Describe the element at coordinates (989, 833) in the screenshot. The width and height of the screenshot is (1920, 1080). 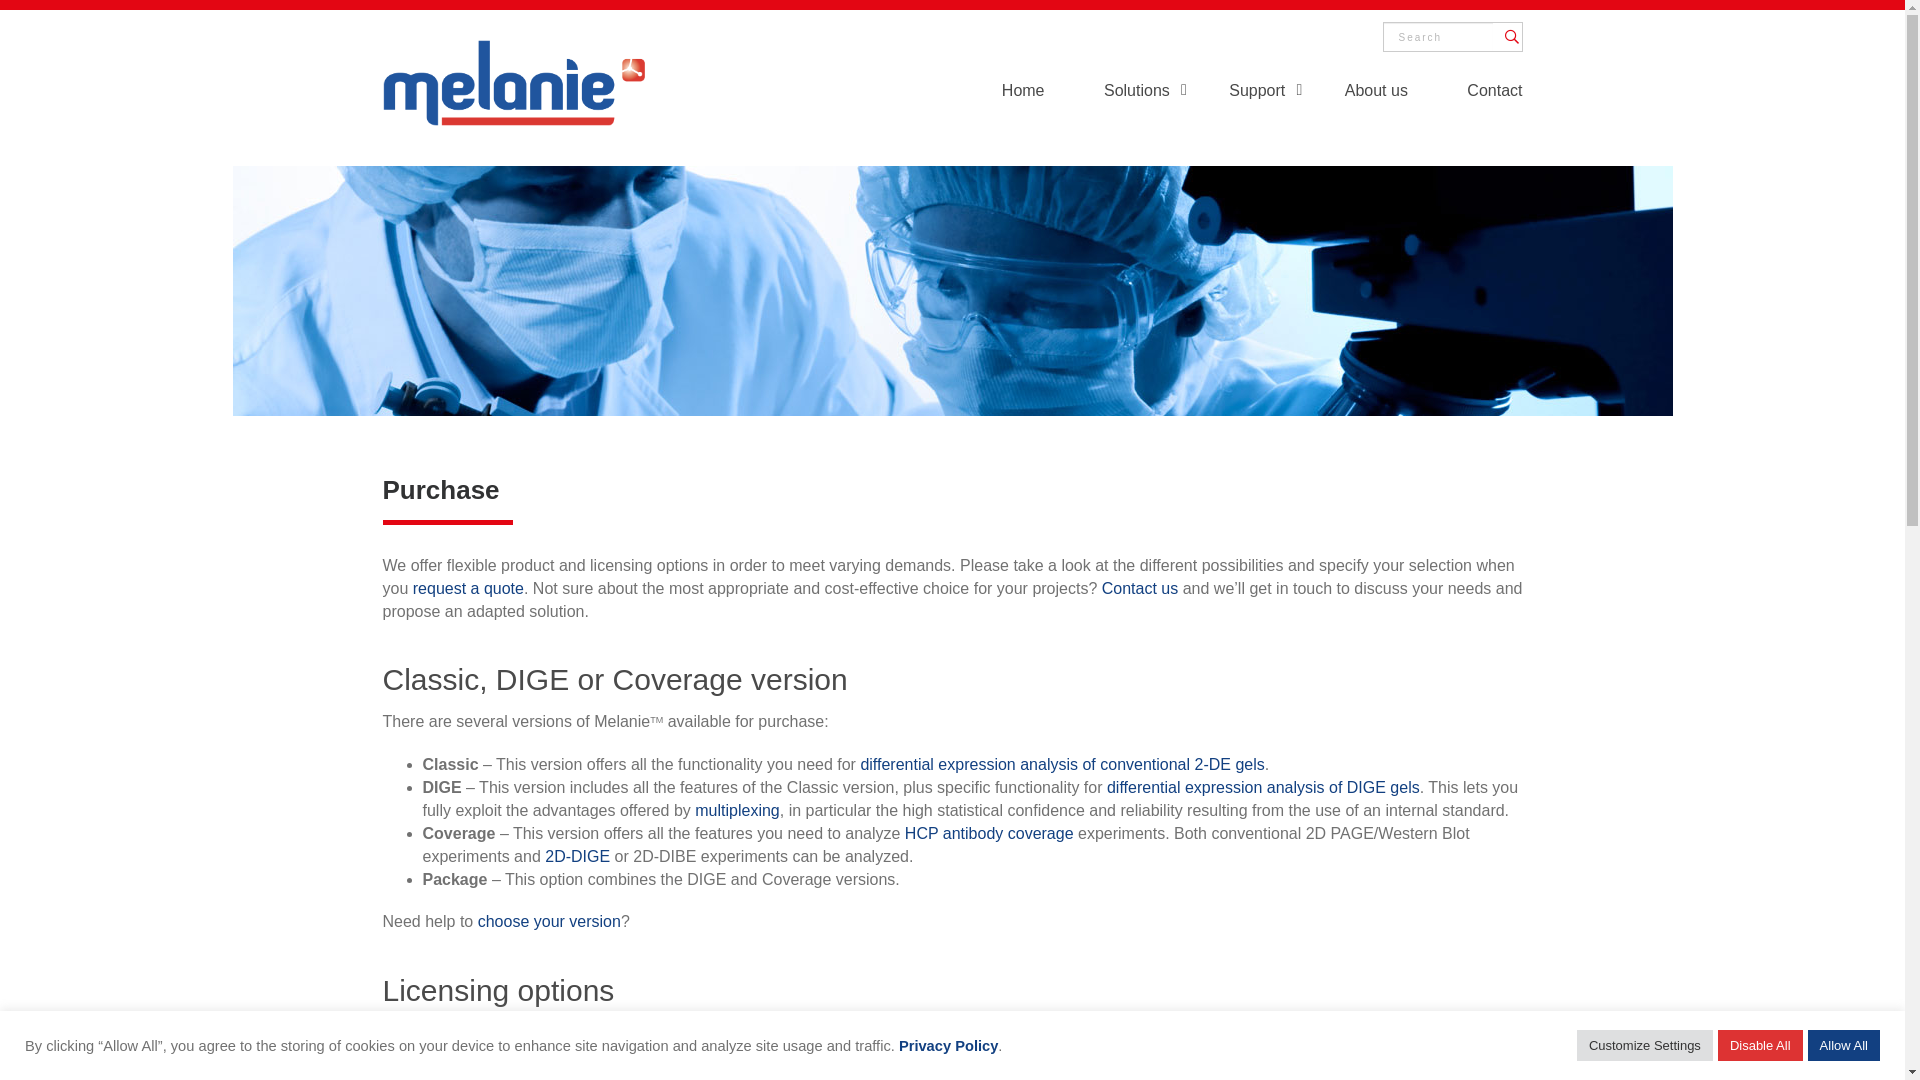
I see `'HCP antibody coverage'` at that location.